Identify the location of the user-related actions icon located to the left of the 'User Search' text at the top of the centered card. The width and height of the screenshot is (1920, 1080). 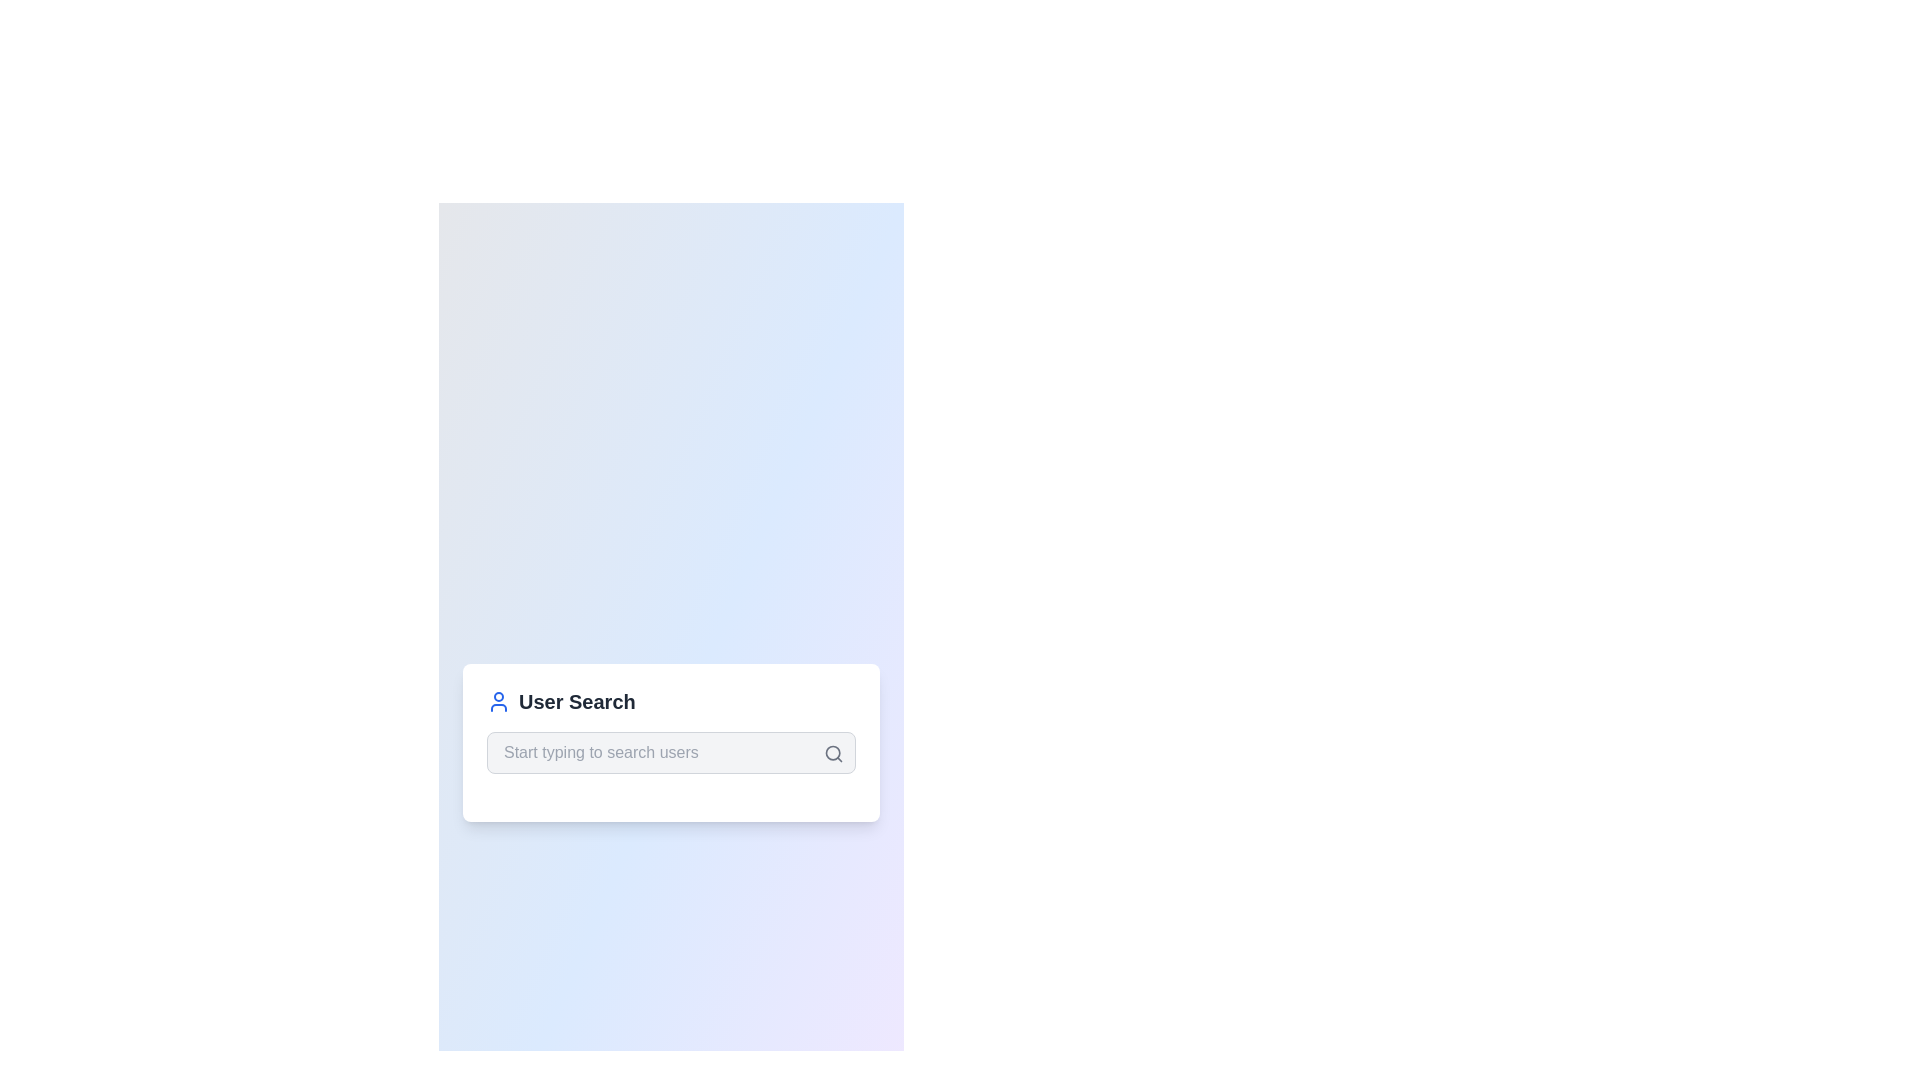
(499, 701).